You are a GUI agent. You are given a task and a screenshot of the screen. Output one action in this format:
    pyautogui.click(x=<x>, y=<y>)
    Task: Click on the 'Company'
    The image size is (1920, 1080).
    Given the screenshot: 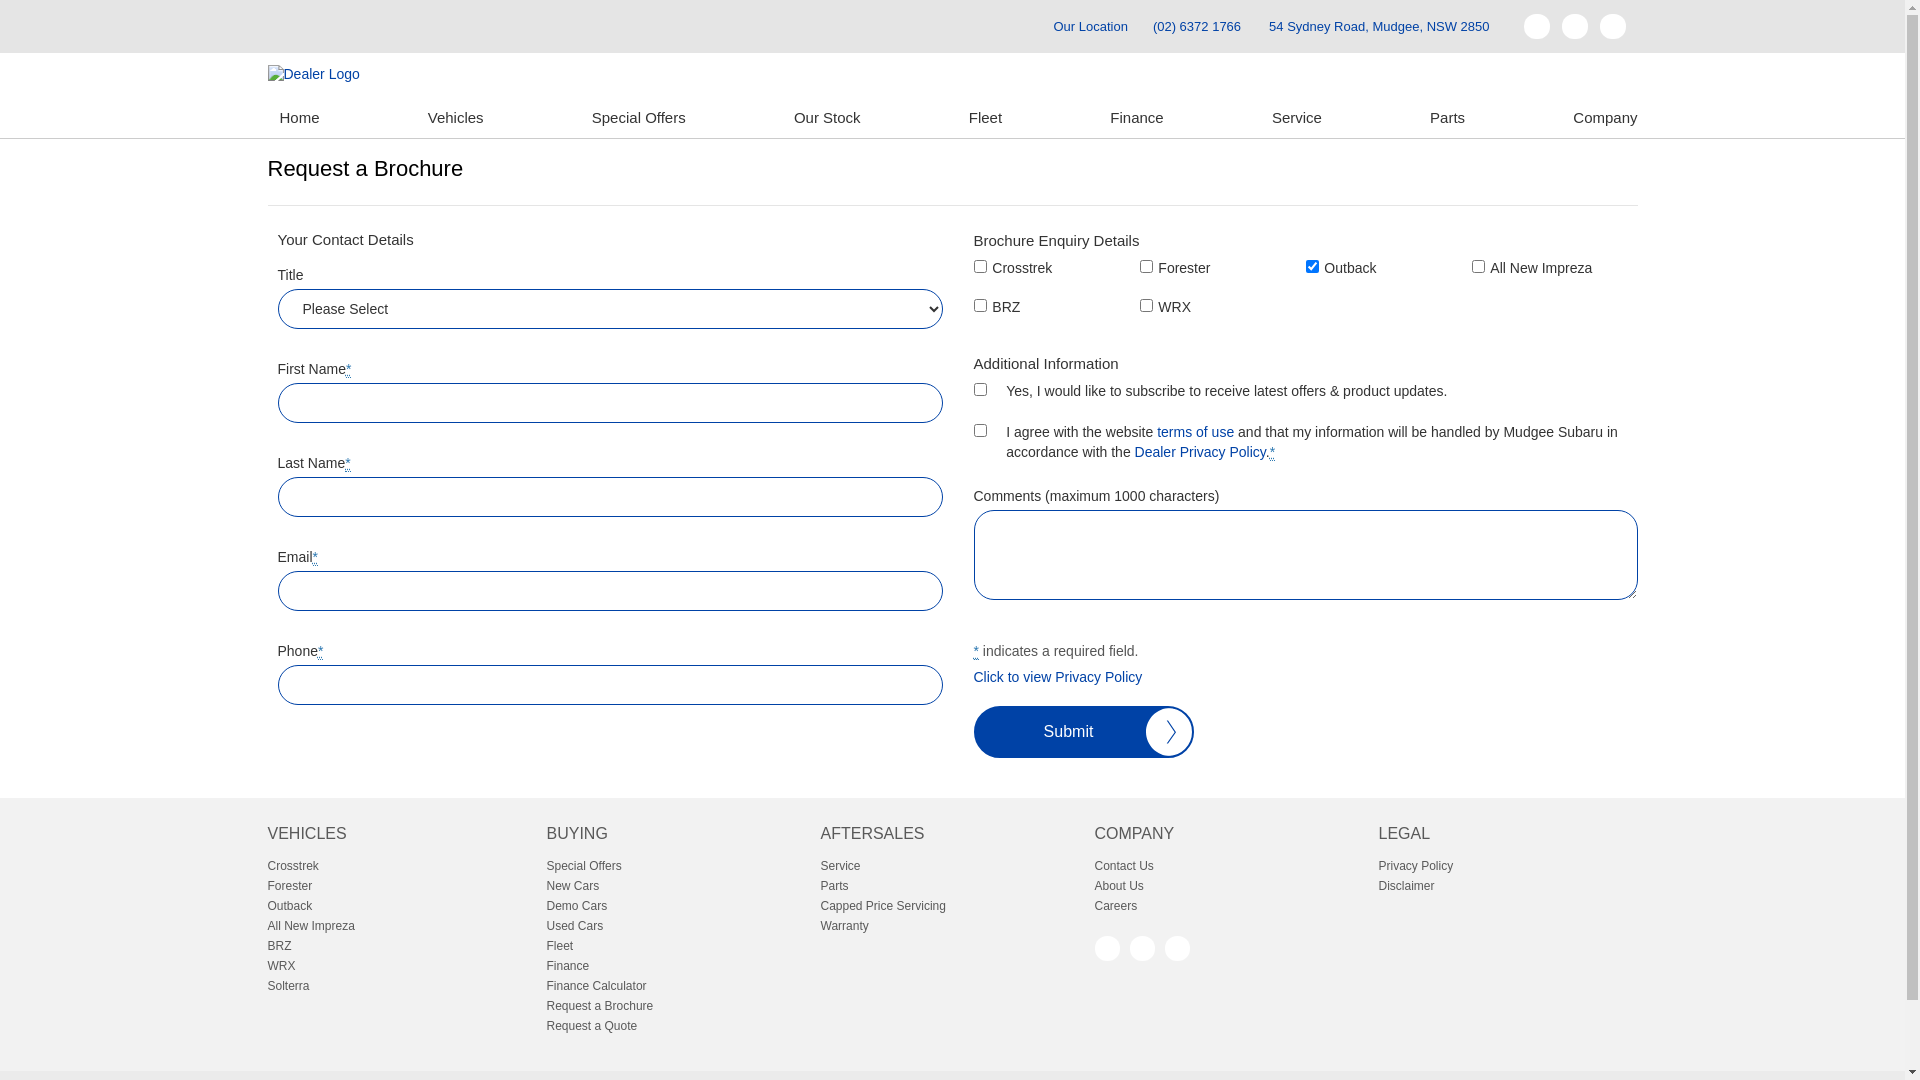 What is the action you would take?
    pyautogui.click(x=1559, y=117)
    